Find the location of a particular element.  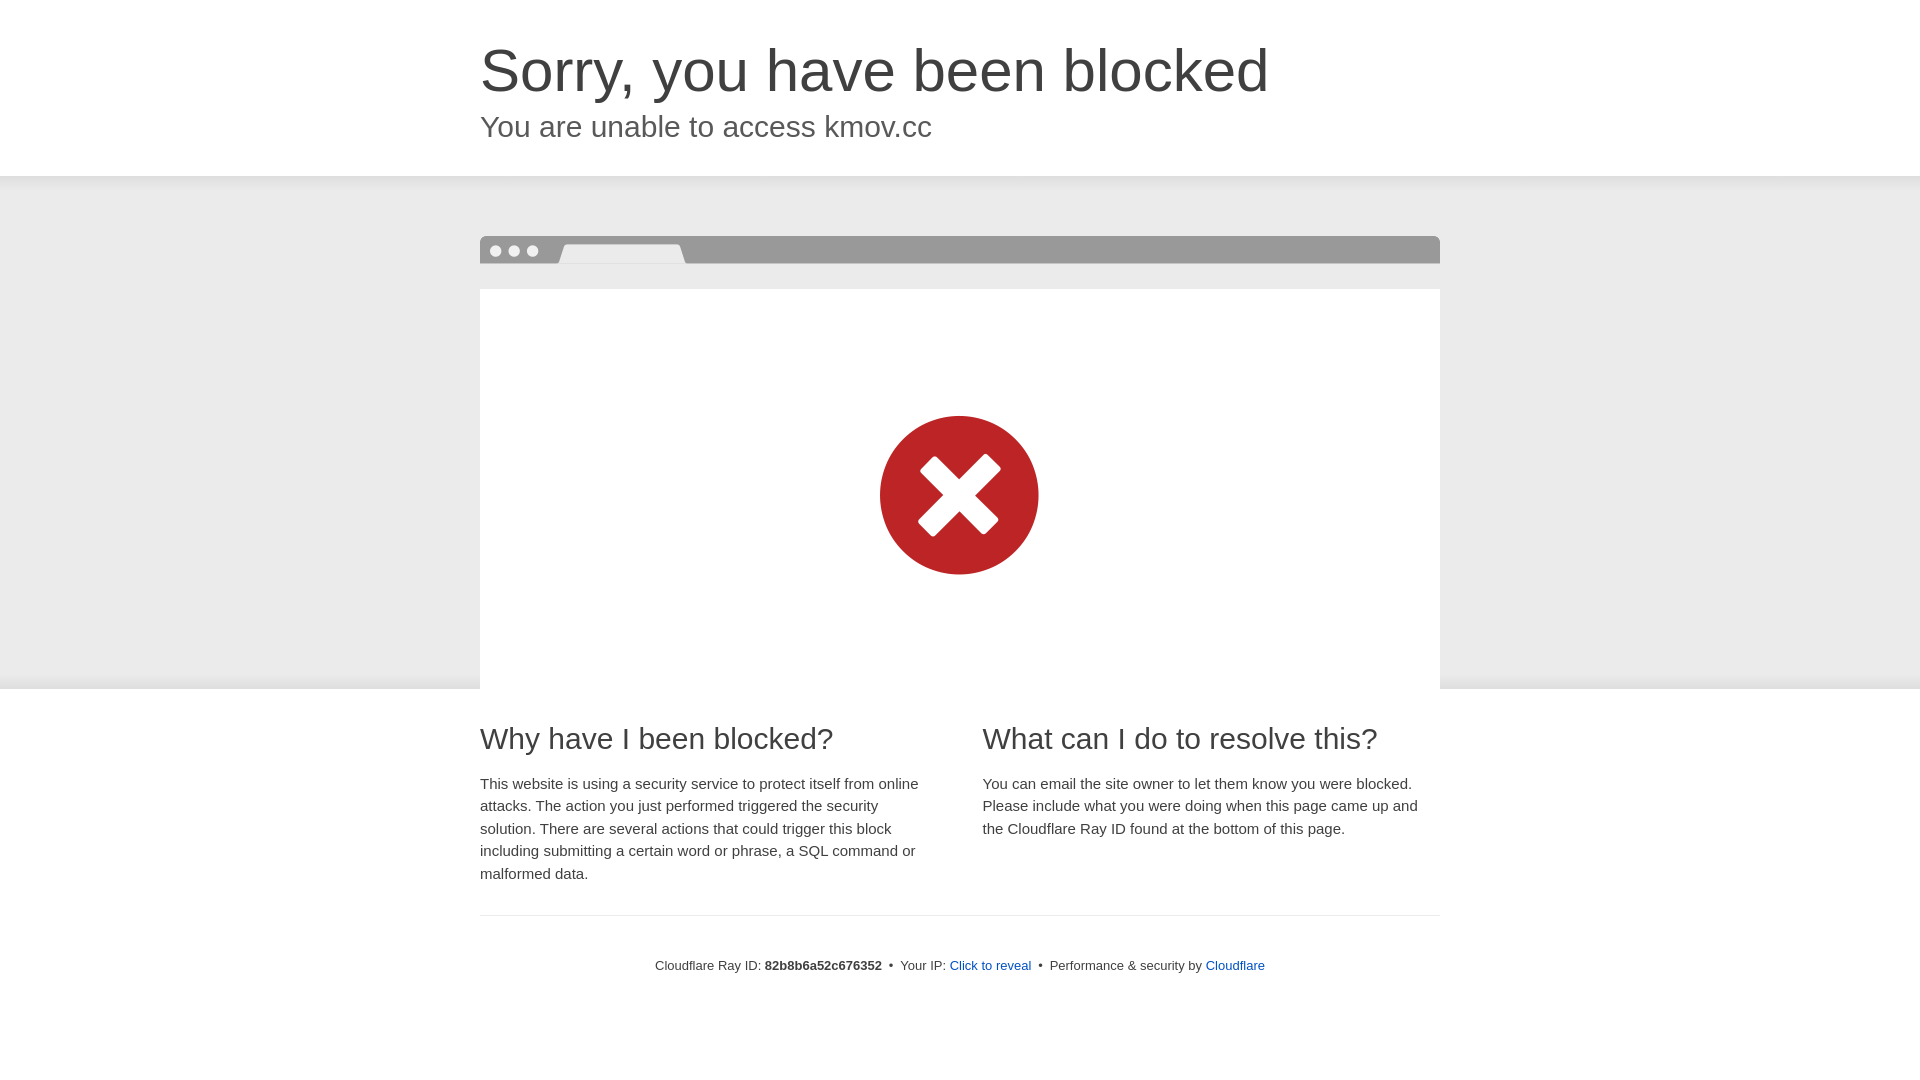

'Cloudflare' is located at coordinates (1234, 964).